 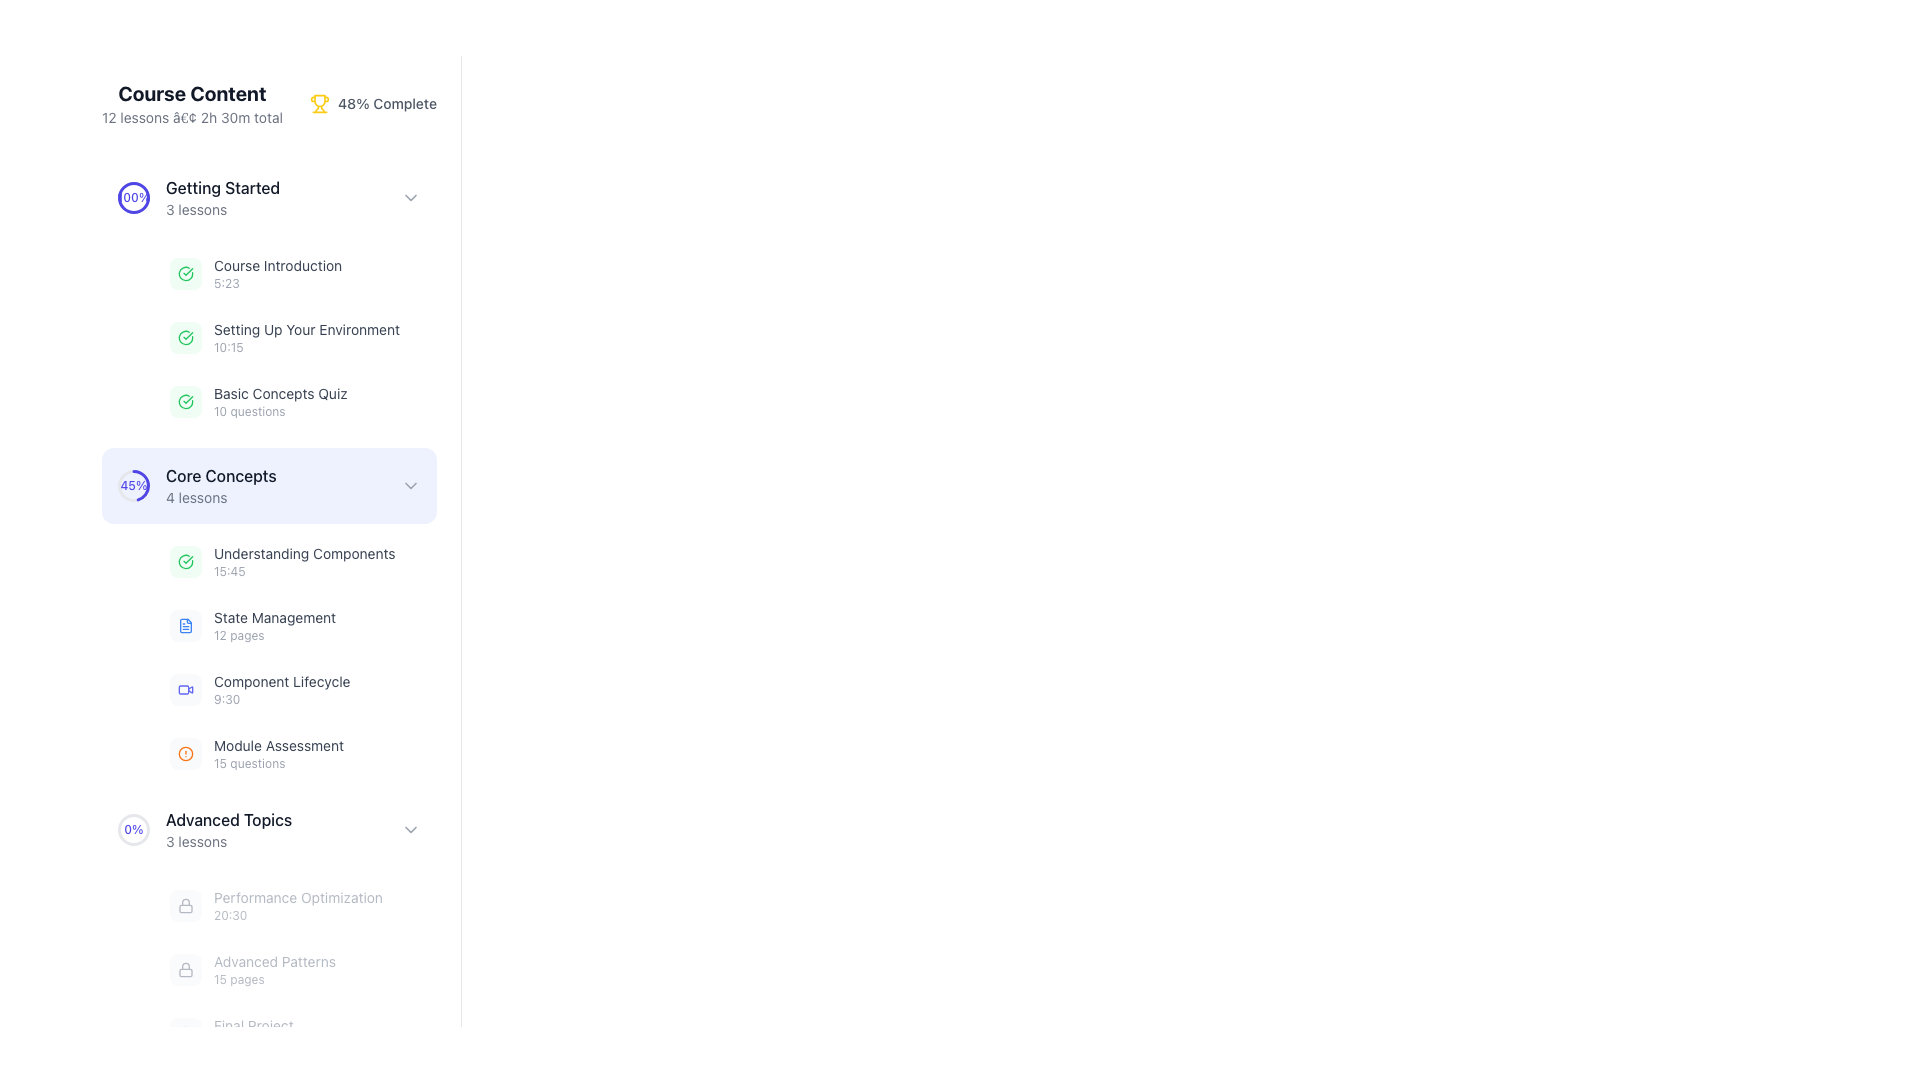 What do you see at coordinates (133, 197) in the screenshot?
I see `the circular graphical element with a light gray border located in the left sidebar next to the 'Getting Started' section title` at bounding box center [133, 197].